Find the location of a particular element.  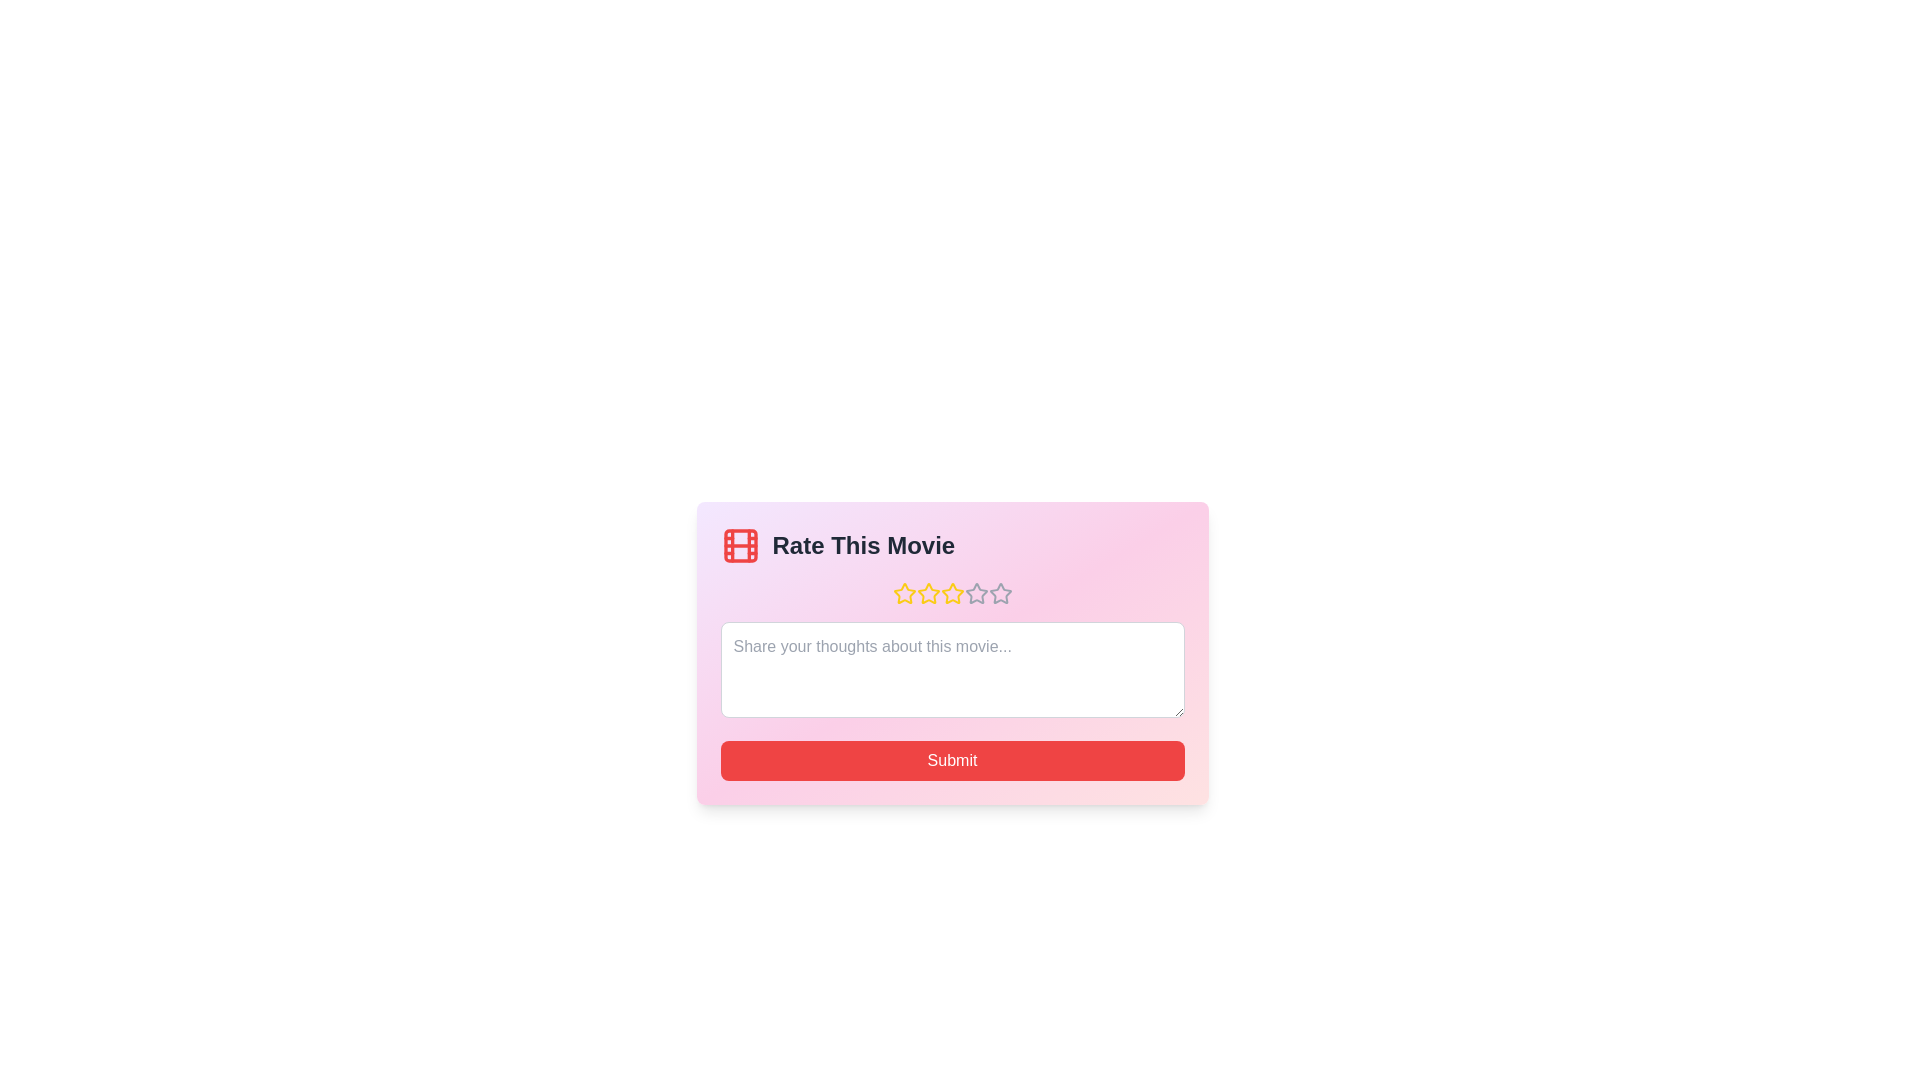

the star representing 3 stars to preview the rating is located at coordinates (951, 593).